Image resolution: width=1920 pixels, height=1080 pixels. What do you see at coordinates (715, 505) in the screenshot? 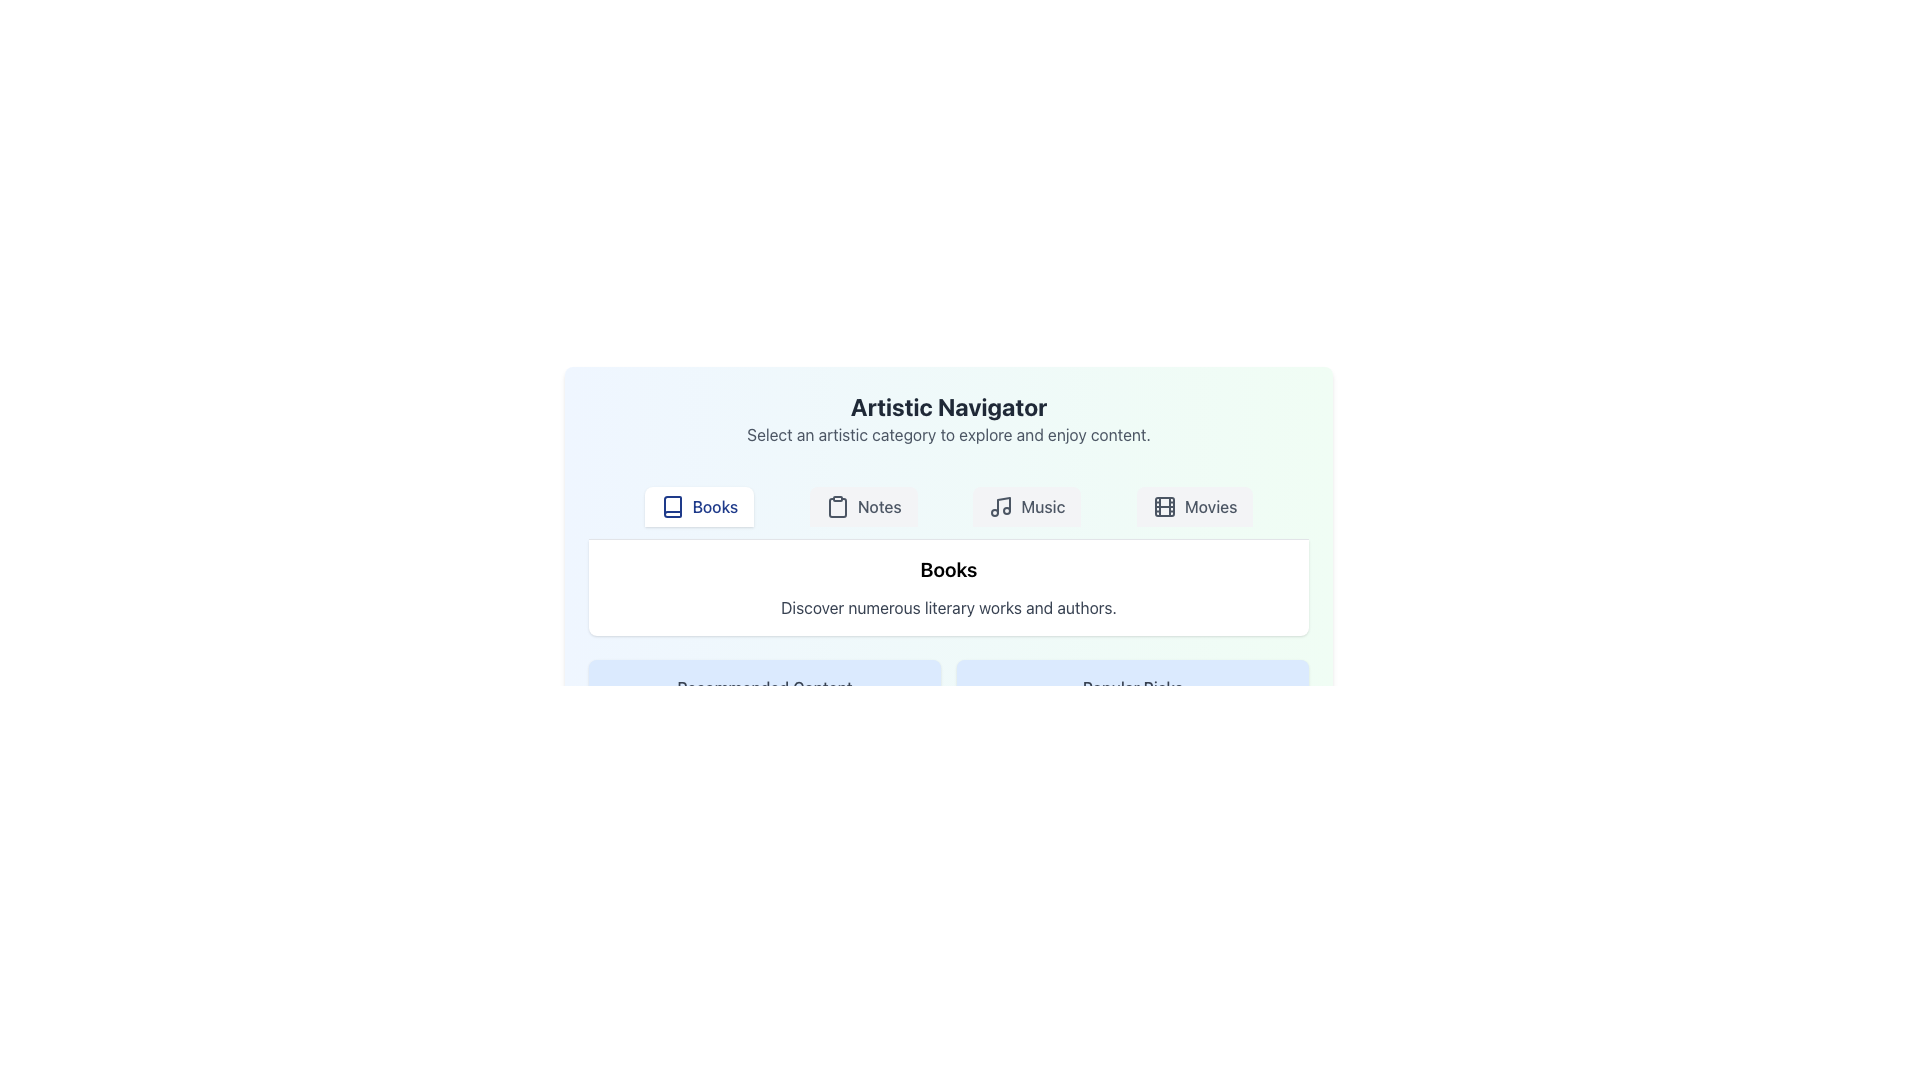
I see `the 'Books' category text label within its button to trigger style changes` at bounding box center [715, 505].